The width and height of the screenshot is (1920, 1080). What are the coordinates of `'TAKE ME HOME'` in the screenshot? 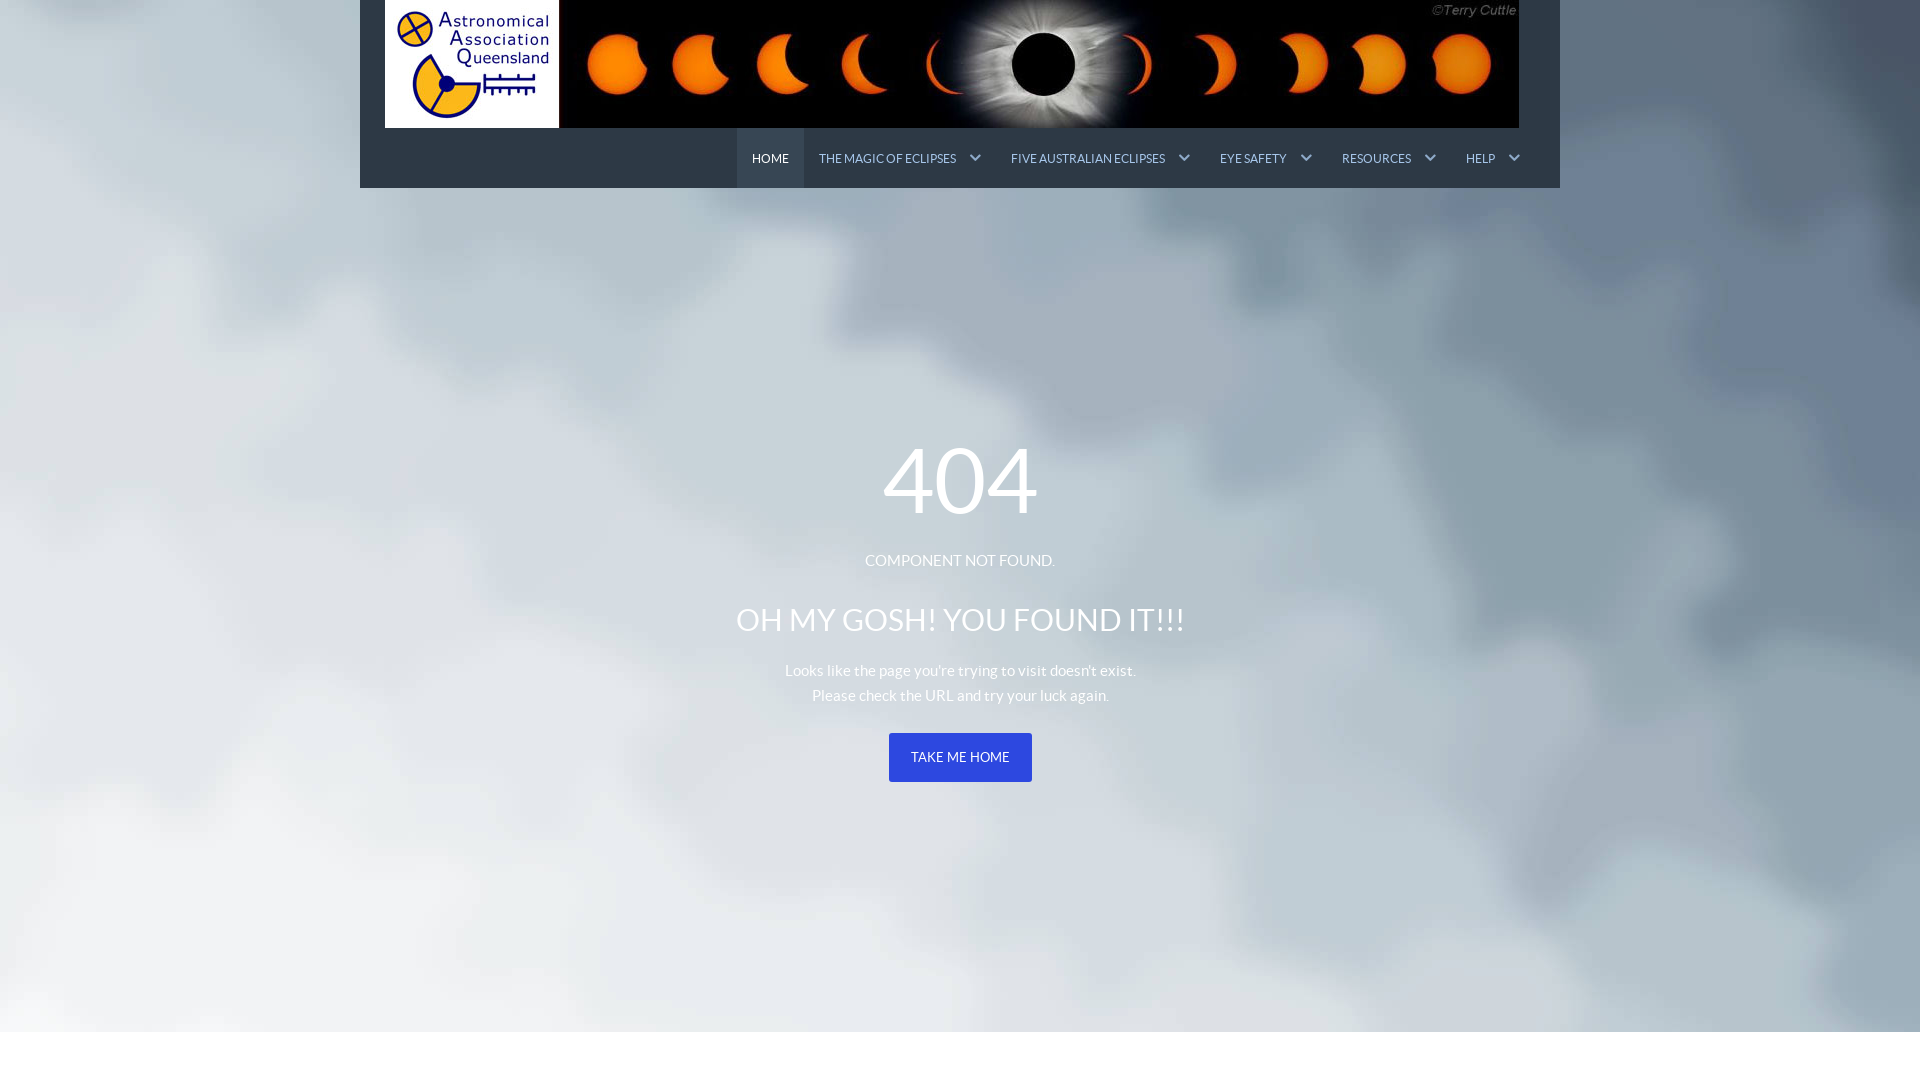 It's located at (958, 757).